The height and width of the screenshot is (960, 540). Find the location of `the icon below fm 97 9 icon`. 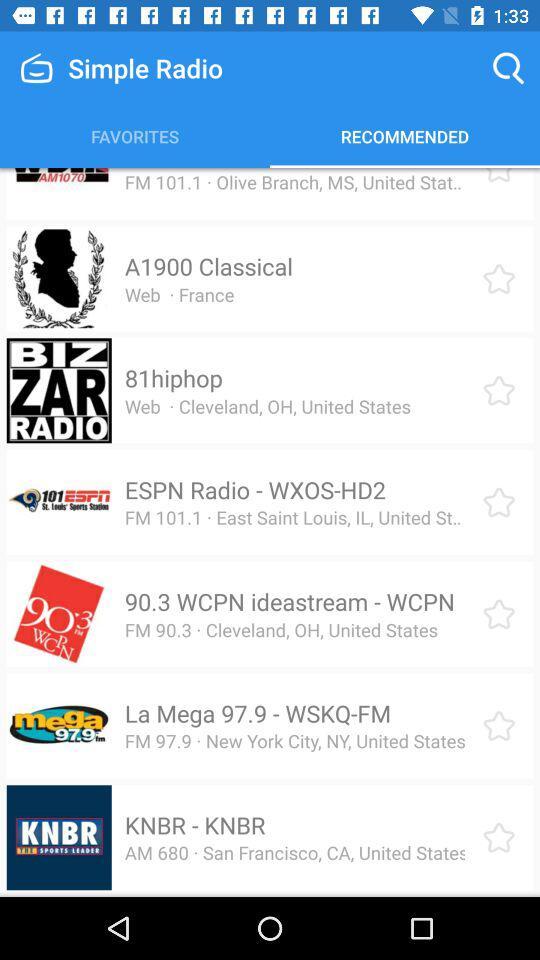

the icon below fm 97 9 icon is located at coordinates (195, 825).